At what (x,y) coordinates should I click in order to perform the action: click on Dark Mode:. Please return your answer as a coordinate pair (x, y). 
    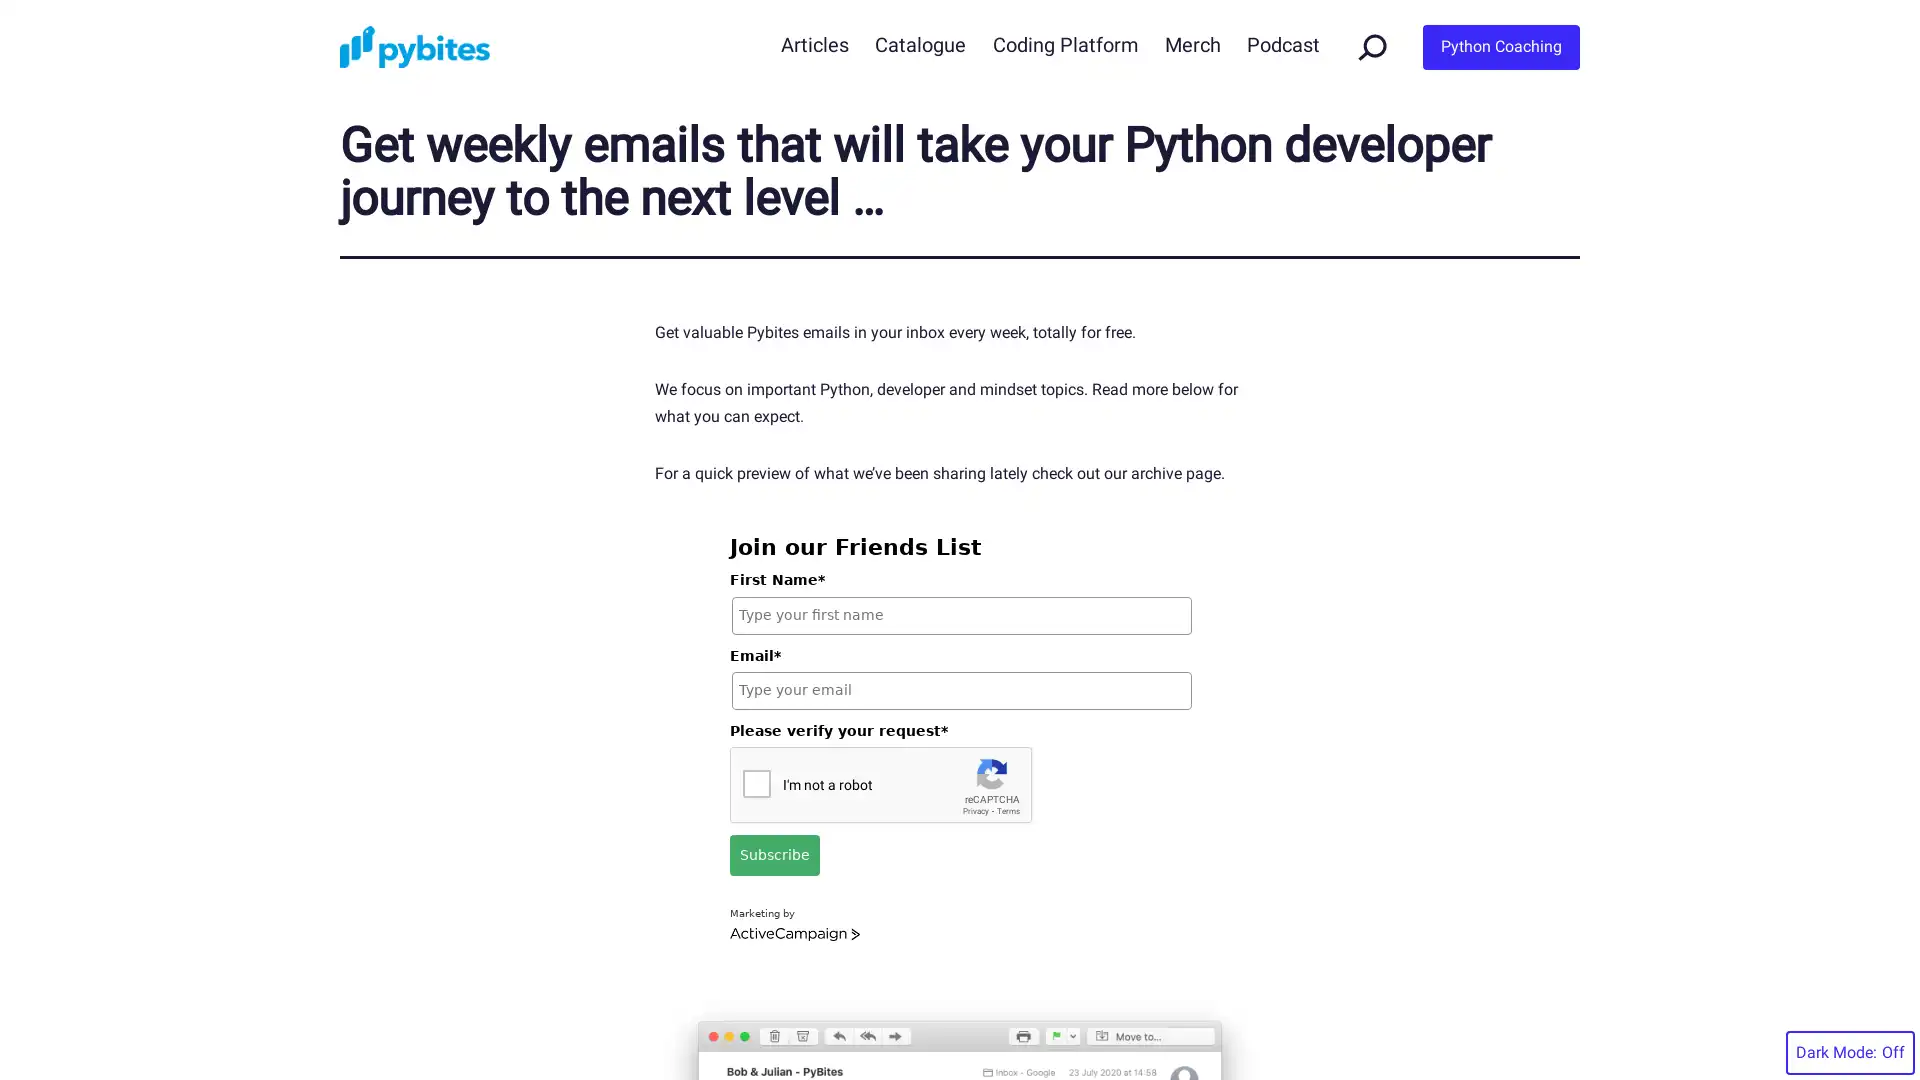
    Looking at the image, I should click on (1849, 1052).